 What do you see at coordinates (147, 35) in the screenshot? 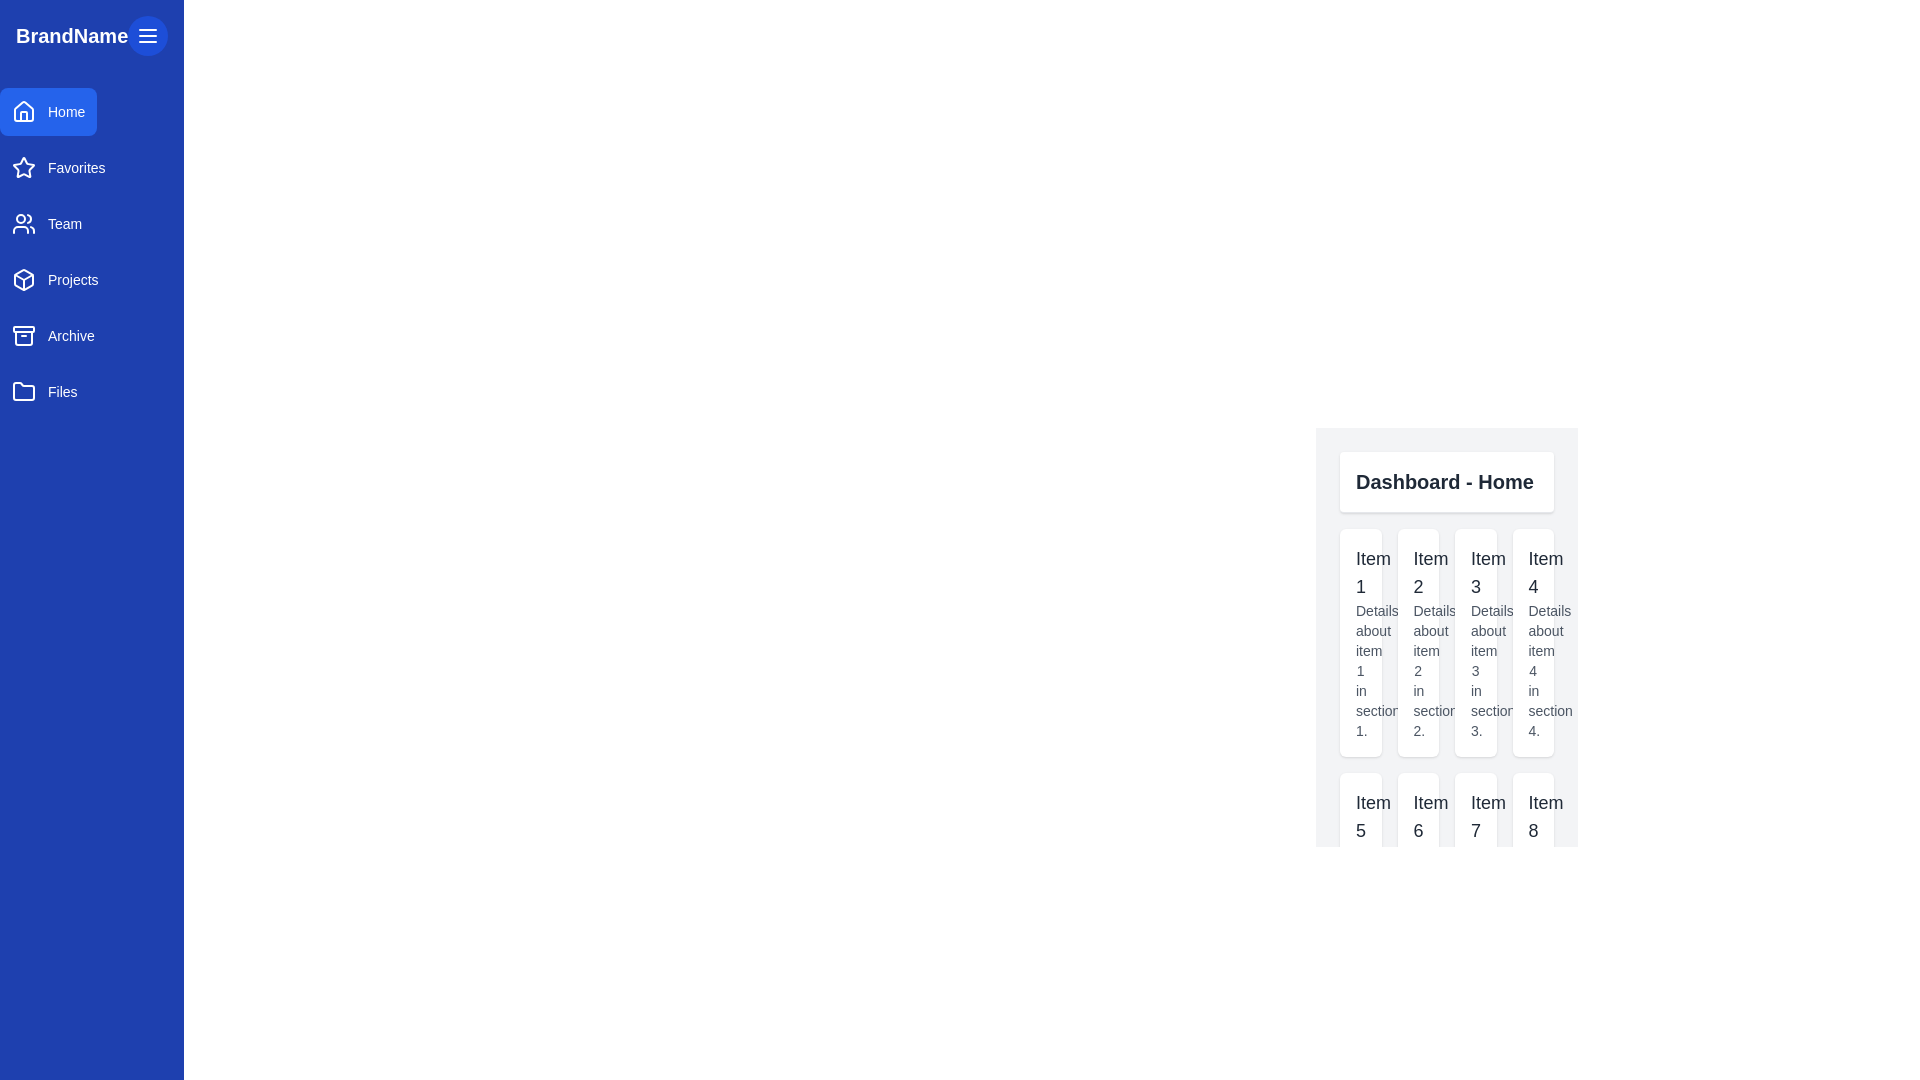
I see `the toggle button located` at bounding box center [147, 35].